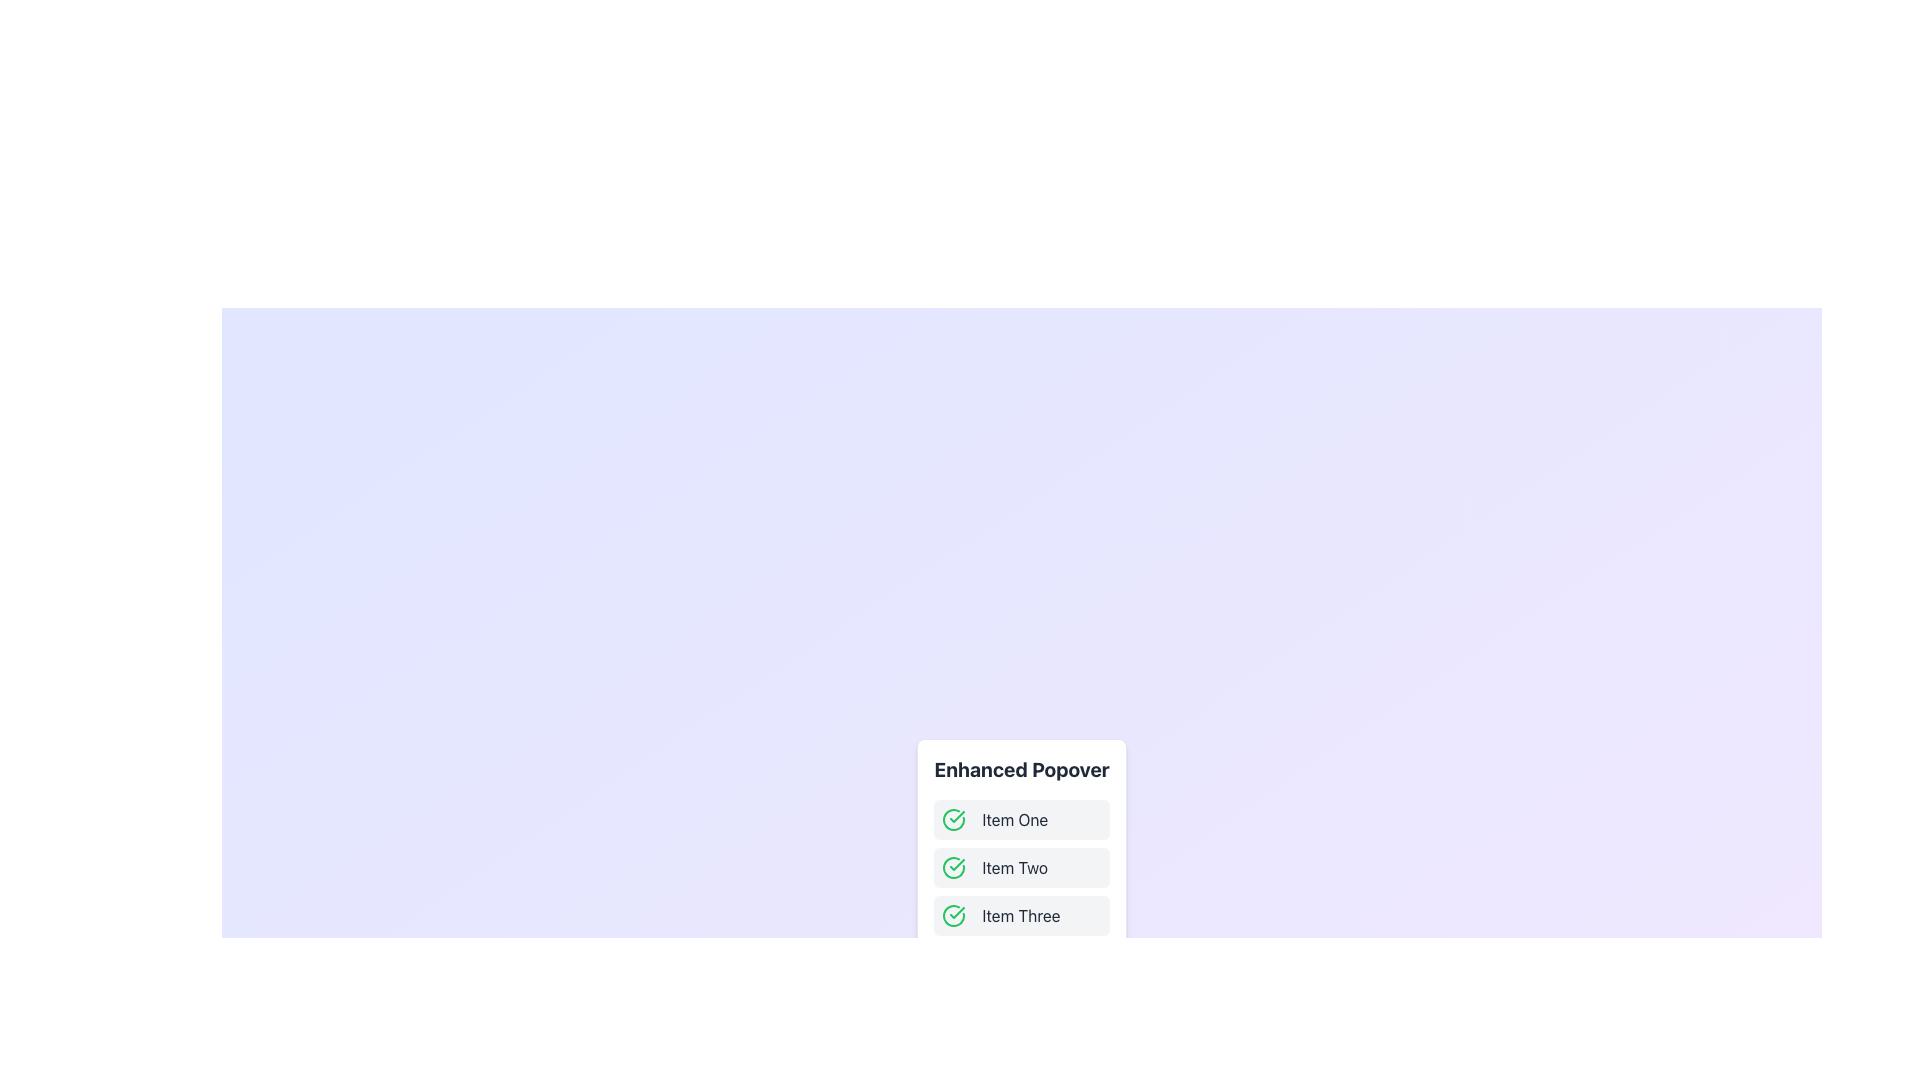 This screenshot has height=1080, width=1920. Describe the element at coordinates (1021, 915) in the screenshot. I see `label text of the element displaying 'Item Three', which is the third item in a vertically arranged list of three items` at that location.